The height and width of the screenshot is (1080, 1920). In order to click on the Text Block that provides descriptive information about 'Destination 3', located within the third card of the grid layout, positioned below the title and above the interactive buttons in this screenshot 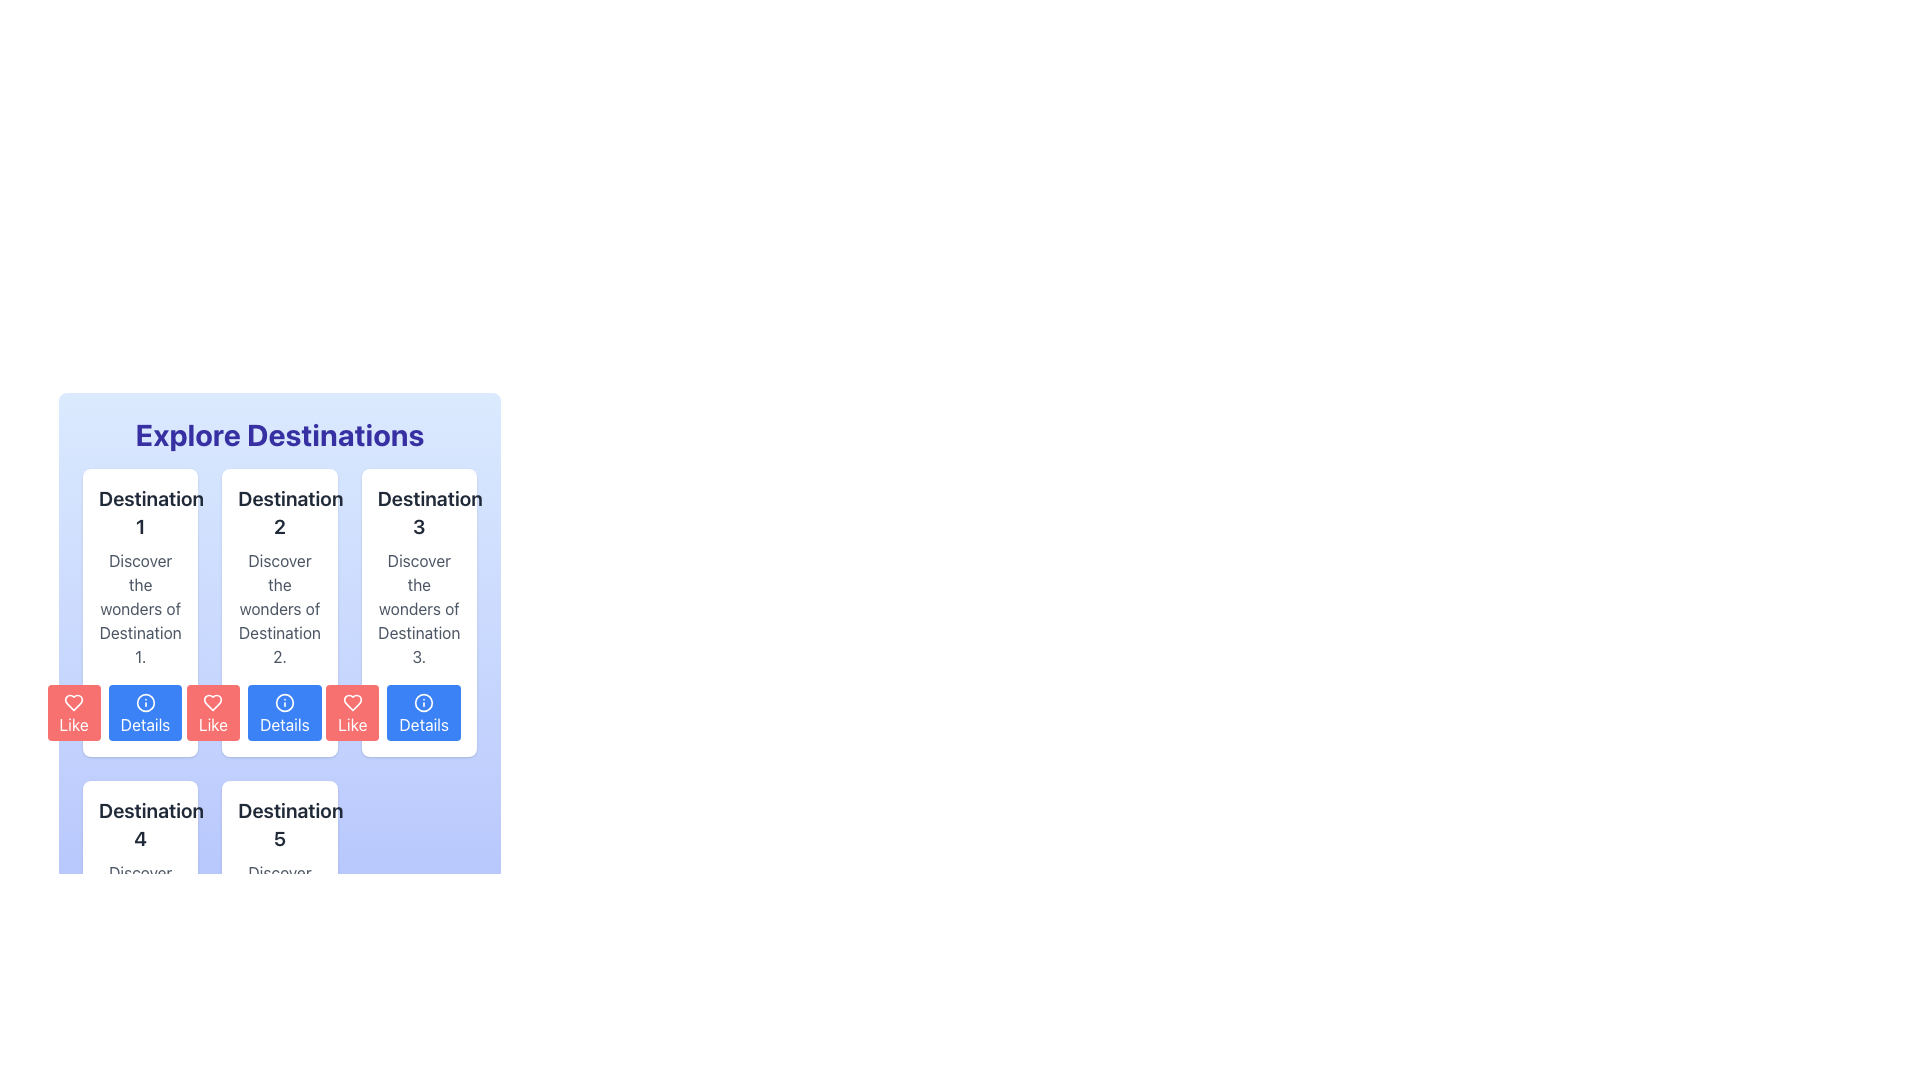, I will do `click(418, 608)`.